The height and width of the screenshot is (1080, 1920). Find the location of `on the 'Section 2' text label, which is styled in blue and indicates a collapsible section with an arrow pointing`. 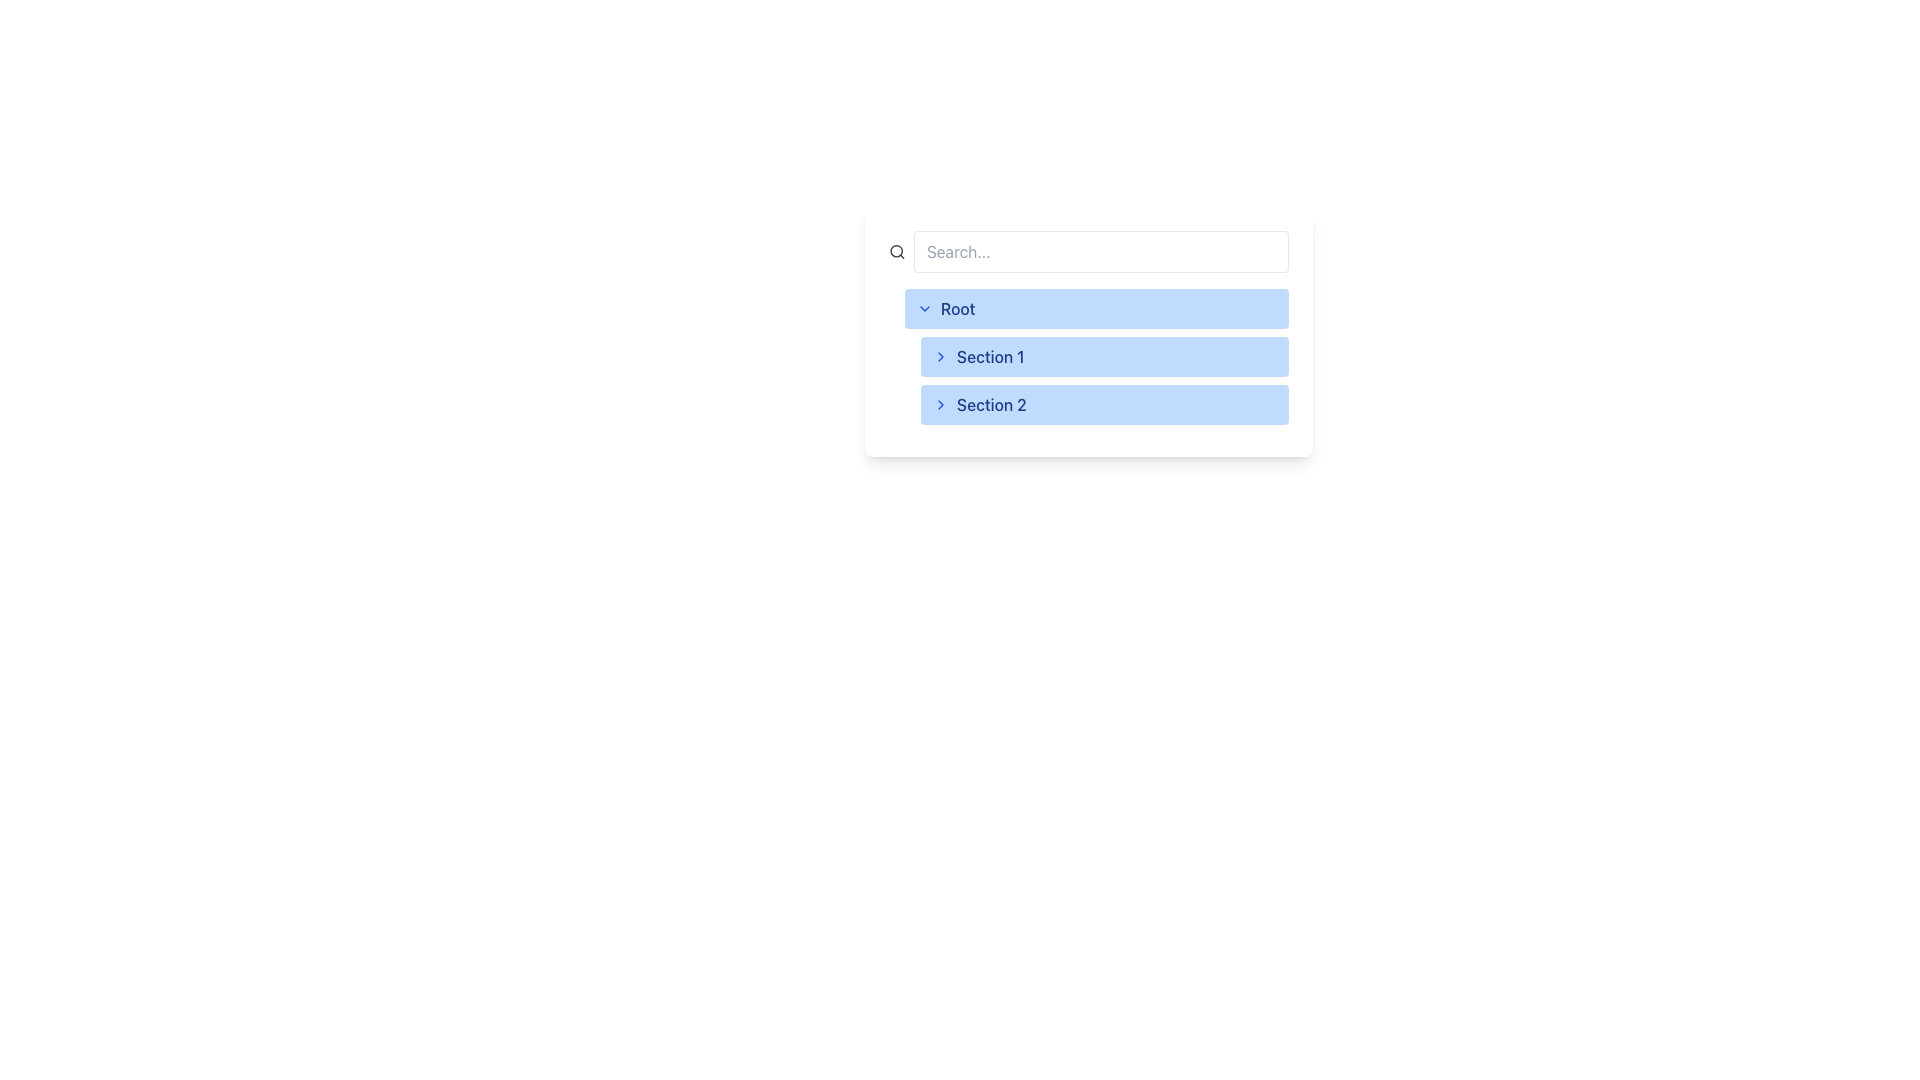

on the 'Section 2' text label, which is styled in blue and indicates a collapsible section with an arrow pointing is located at coordinates (979, 405).